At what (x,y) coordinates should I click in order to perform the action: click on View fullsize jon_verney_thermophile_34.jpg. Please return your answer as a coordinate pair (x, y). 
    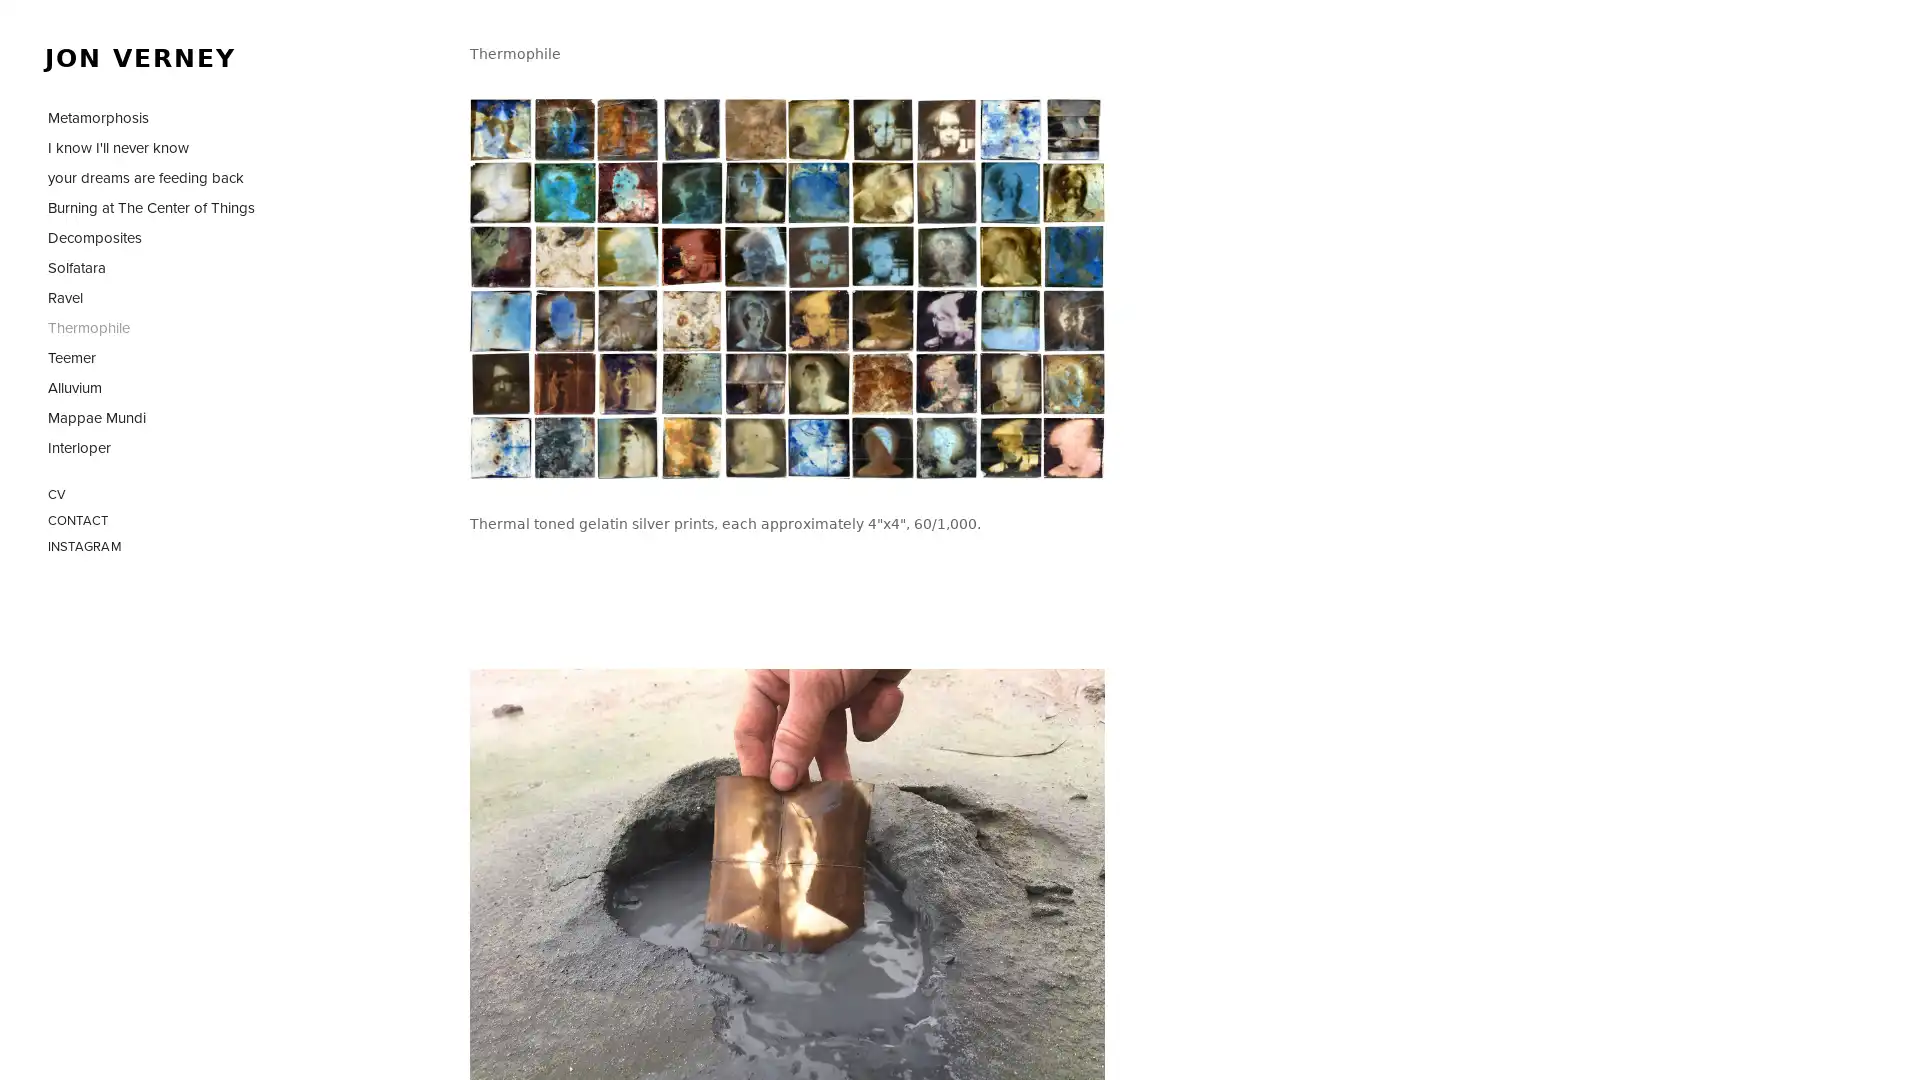
    Looking at the image, I should click on (627, 128).